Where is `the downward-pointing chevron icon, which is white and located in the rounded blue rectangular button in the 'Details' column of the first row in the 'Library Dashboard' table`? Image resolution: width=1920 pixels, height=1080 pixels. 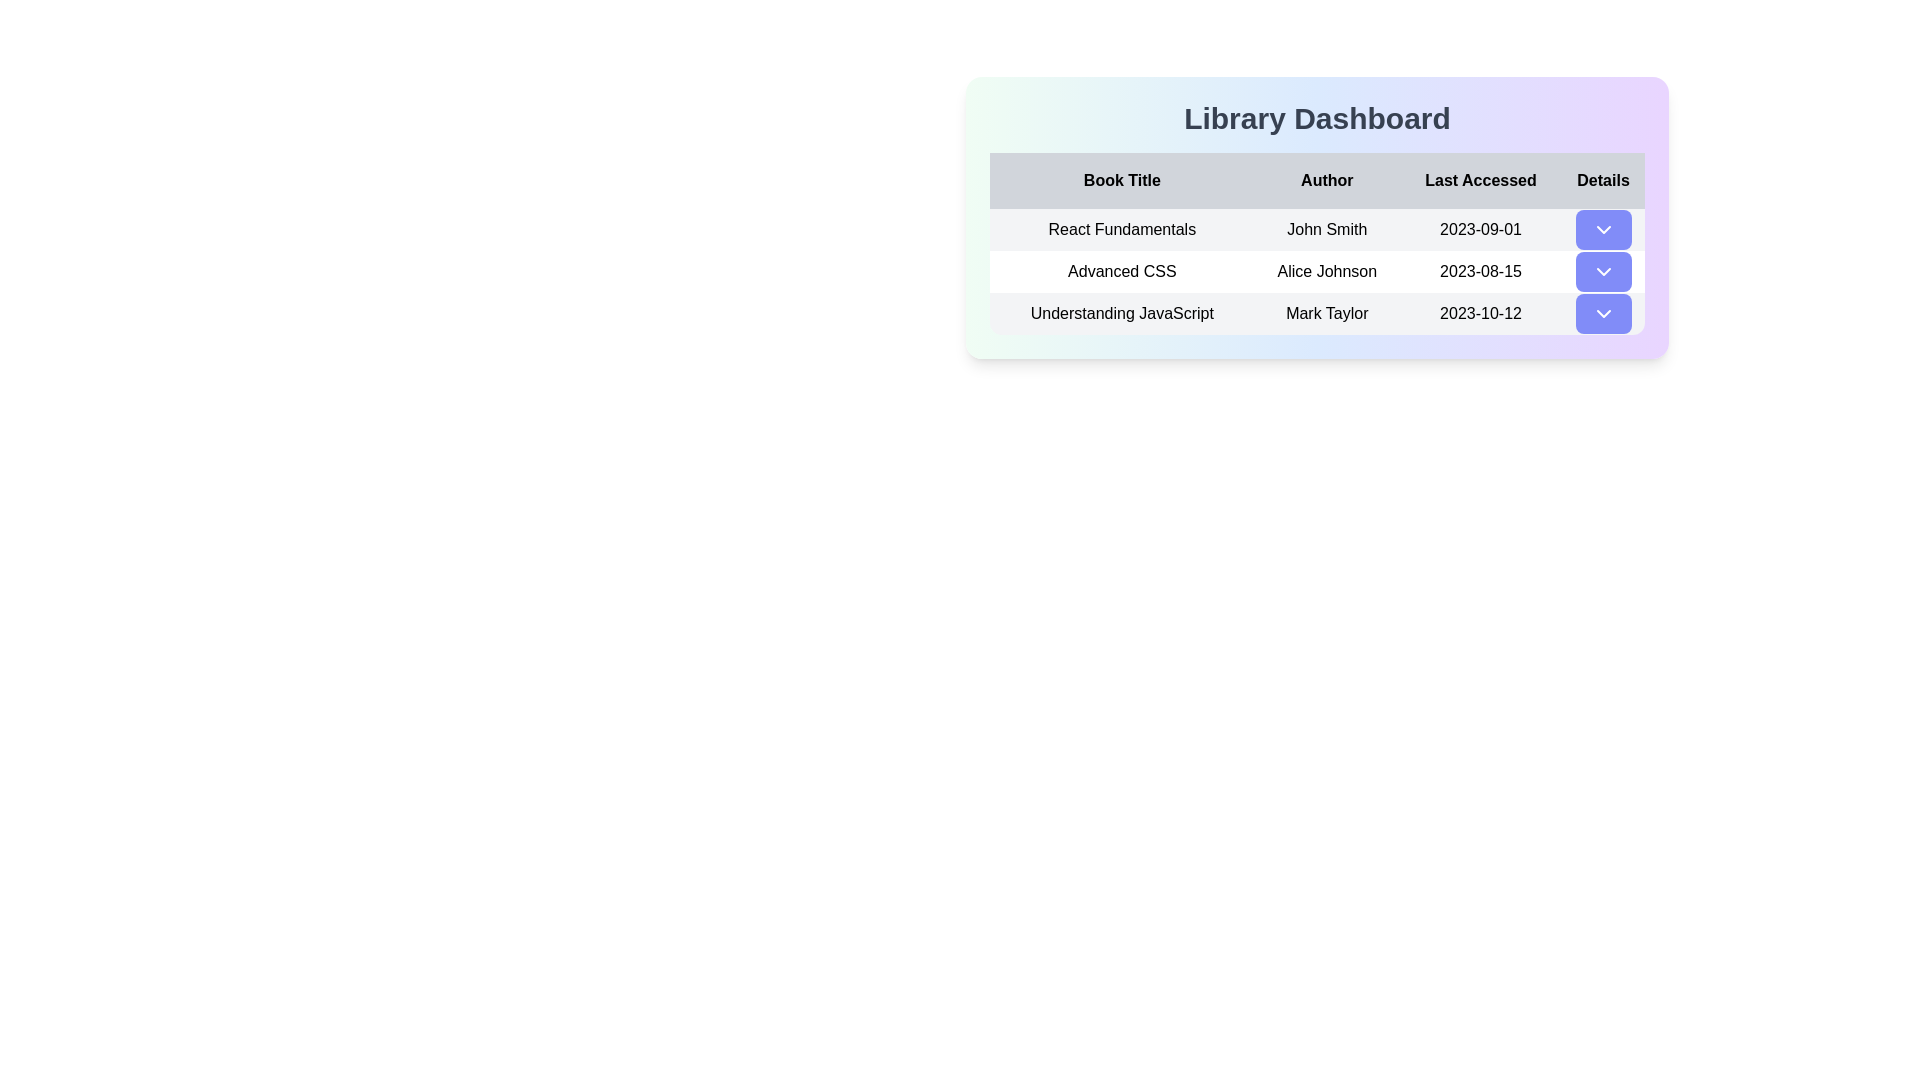 the downward-pointing chevron icon, which is white and located in the rounded blue rectangular button in the 'Details' column of the first row in the 'Library Dashboard' table is located at coordinates (1603, 229).